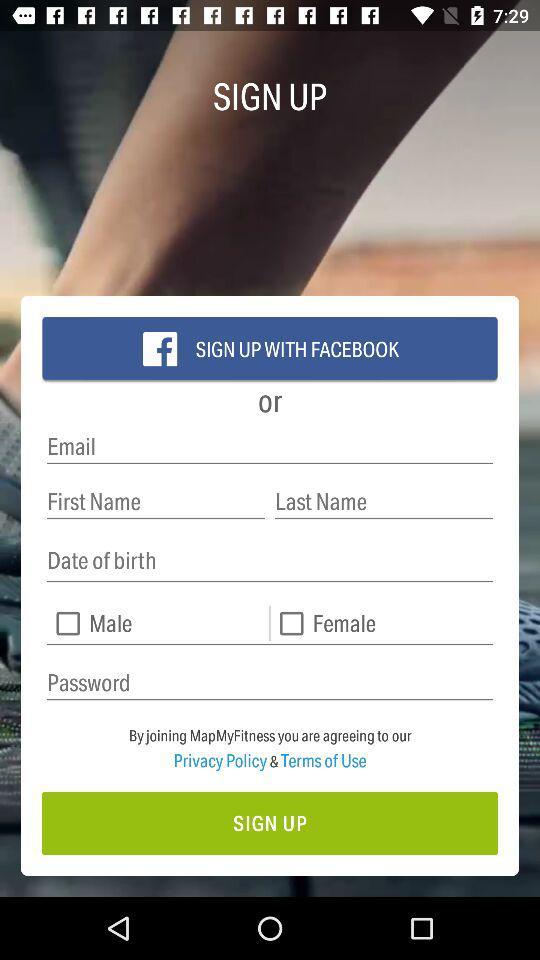 This screenshot has height=960, width=540. What do you see at coordinates (270, 561) in the screenshot?
I see `date of birth` at bounding box center [270, 561].